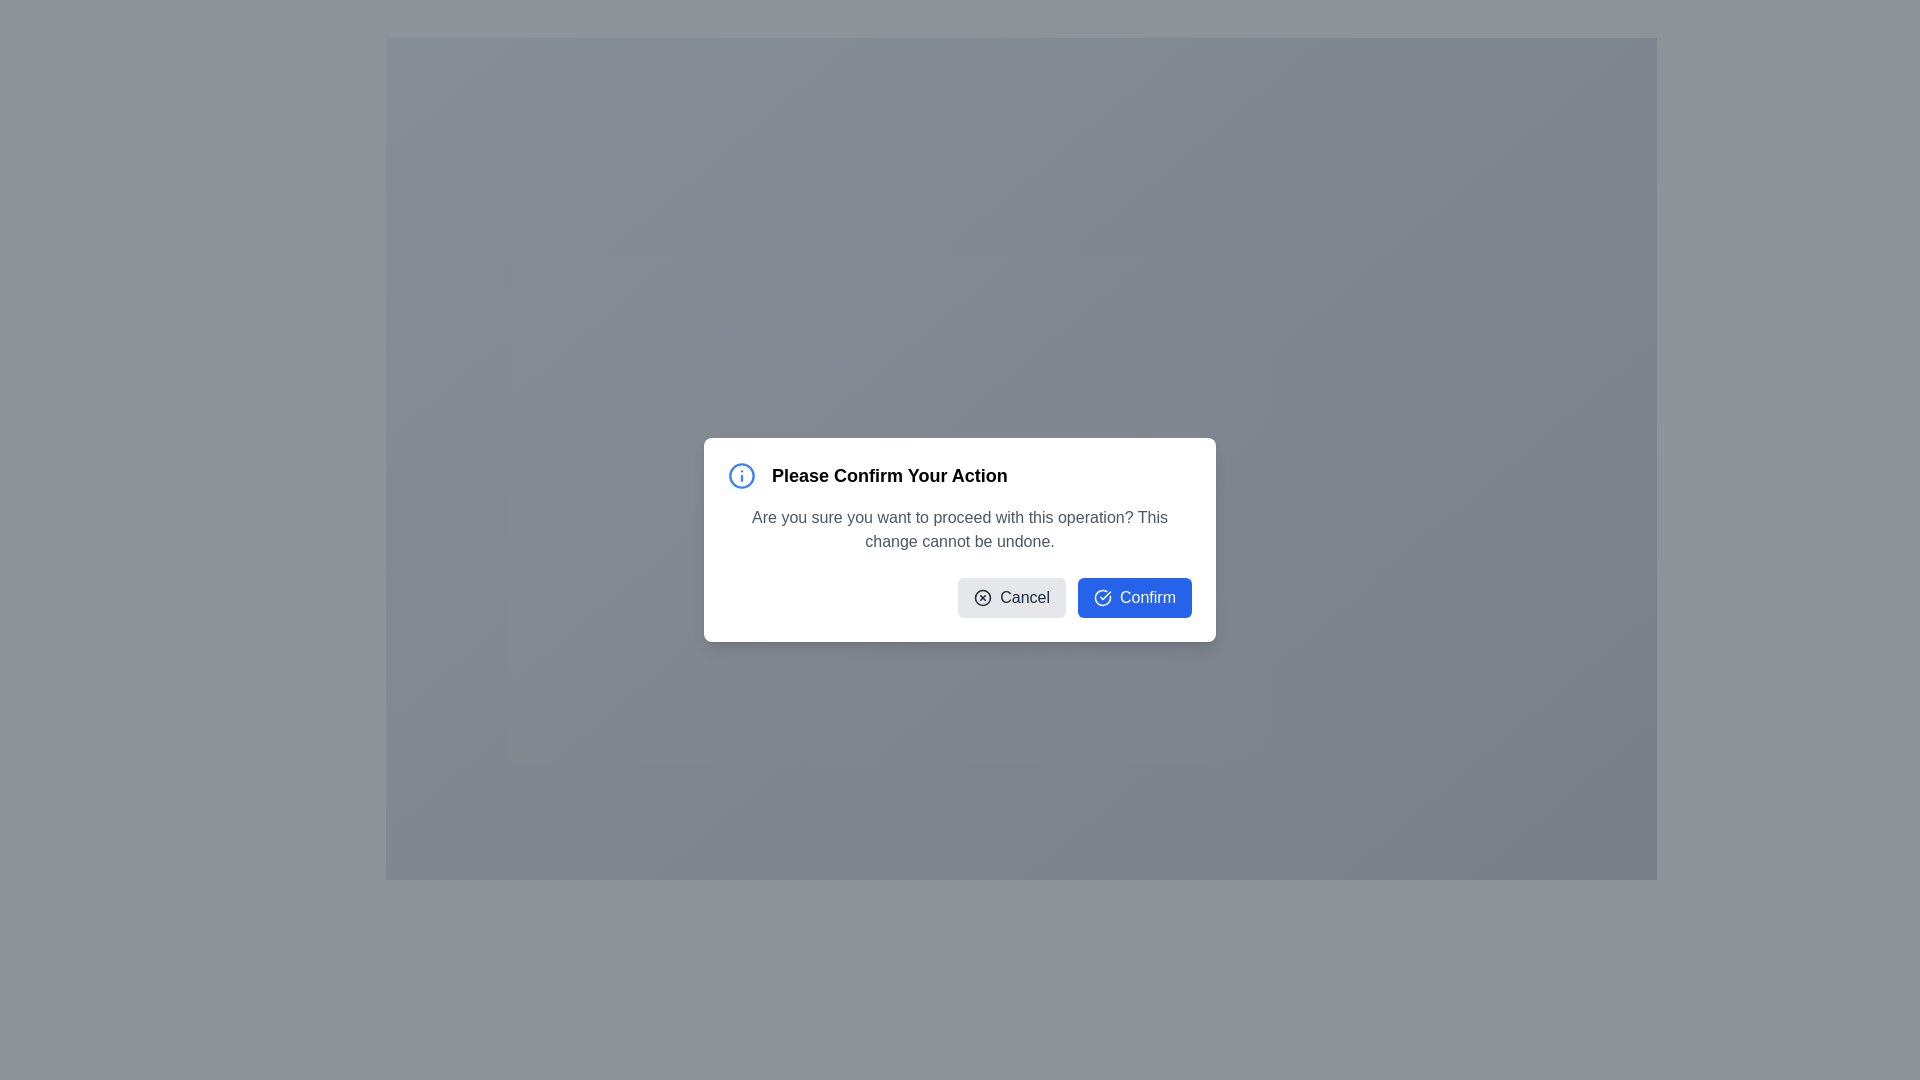 The width and height of the screenshot is (1920, 1080). I want to click on the modal's title text label, which is centrally positioned in the modal's header section and located to the right of the information icon, so click(888, 475).